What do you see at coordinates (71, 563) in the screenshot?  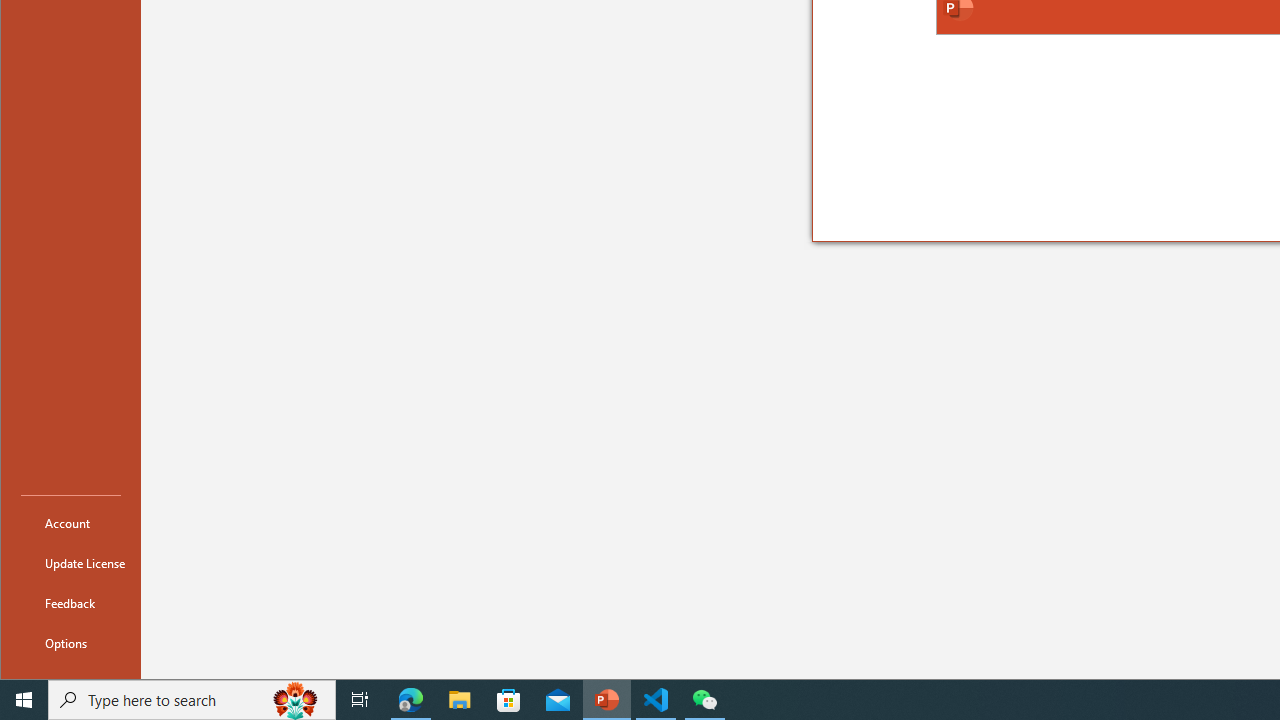 I see `'Update License'` at bounding box center [71, 563].